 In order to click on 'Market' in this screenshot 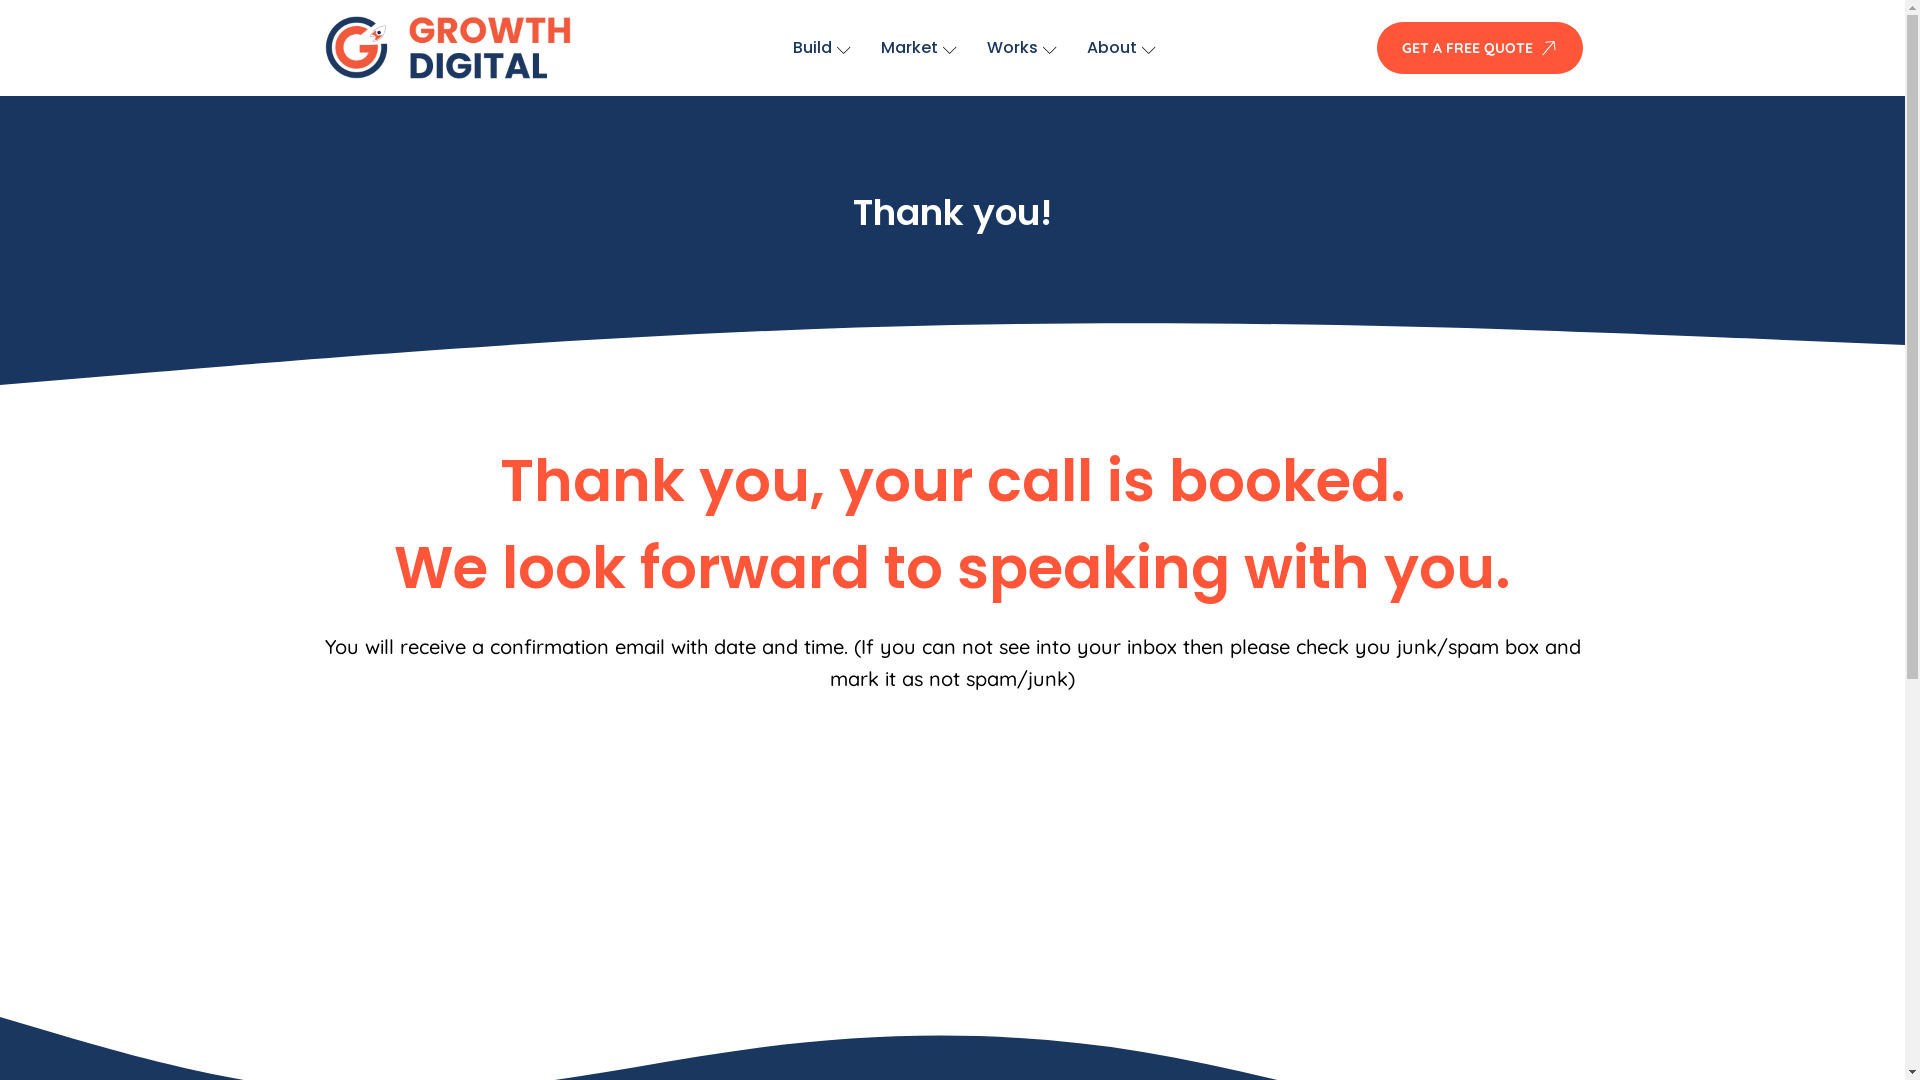, I will do `click(917, 46)`.